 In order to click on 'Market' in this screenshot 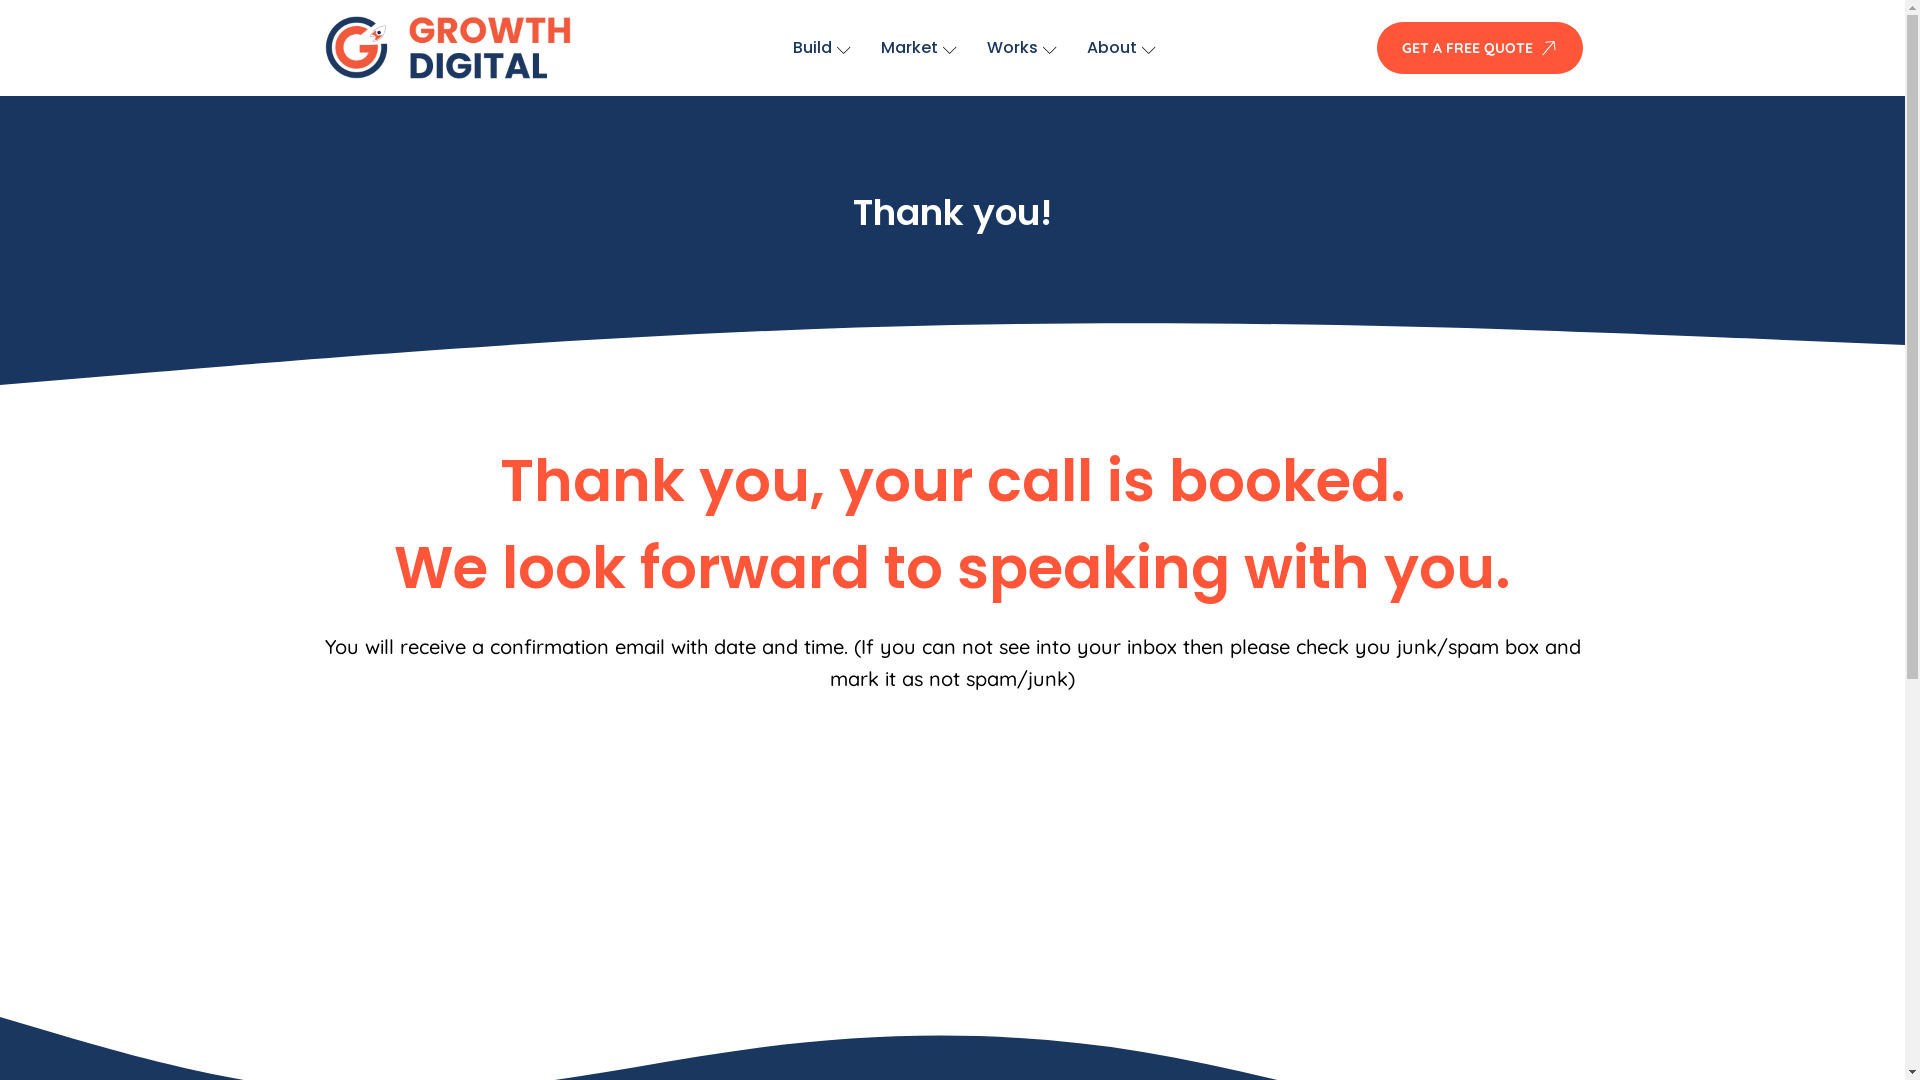, I will do `click(917, 46)`.